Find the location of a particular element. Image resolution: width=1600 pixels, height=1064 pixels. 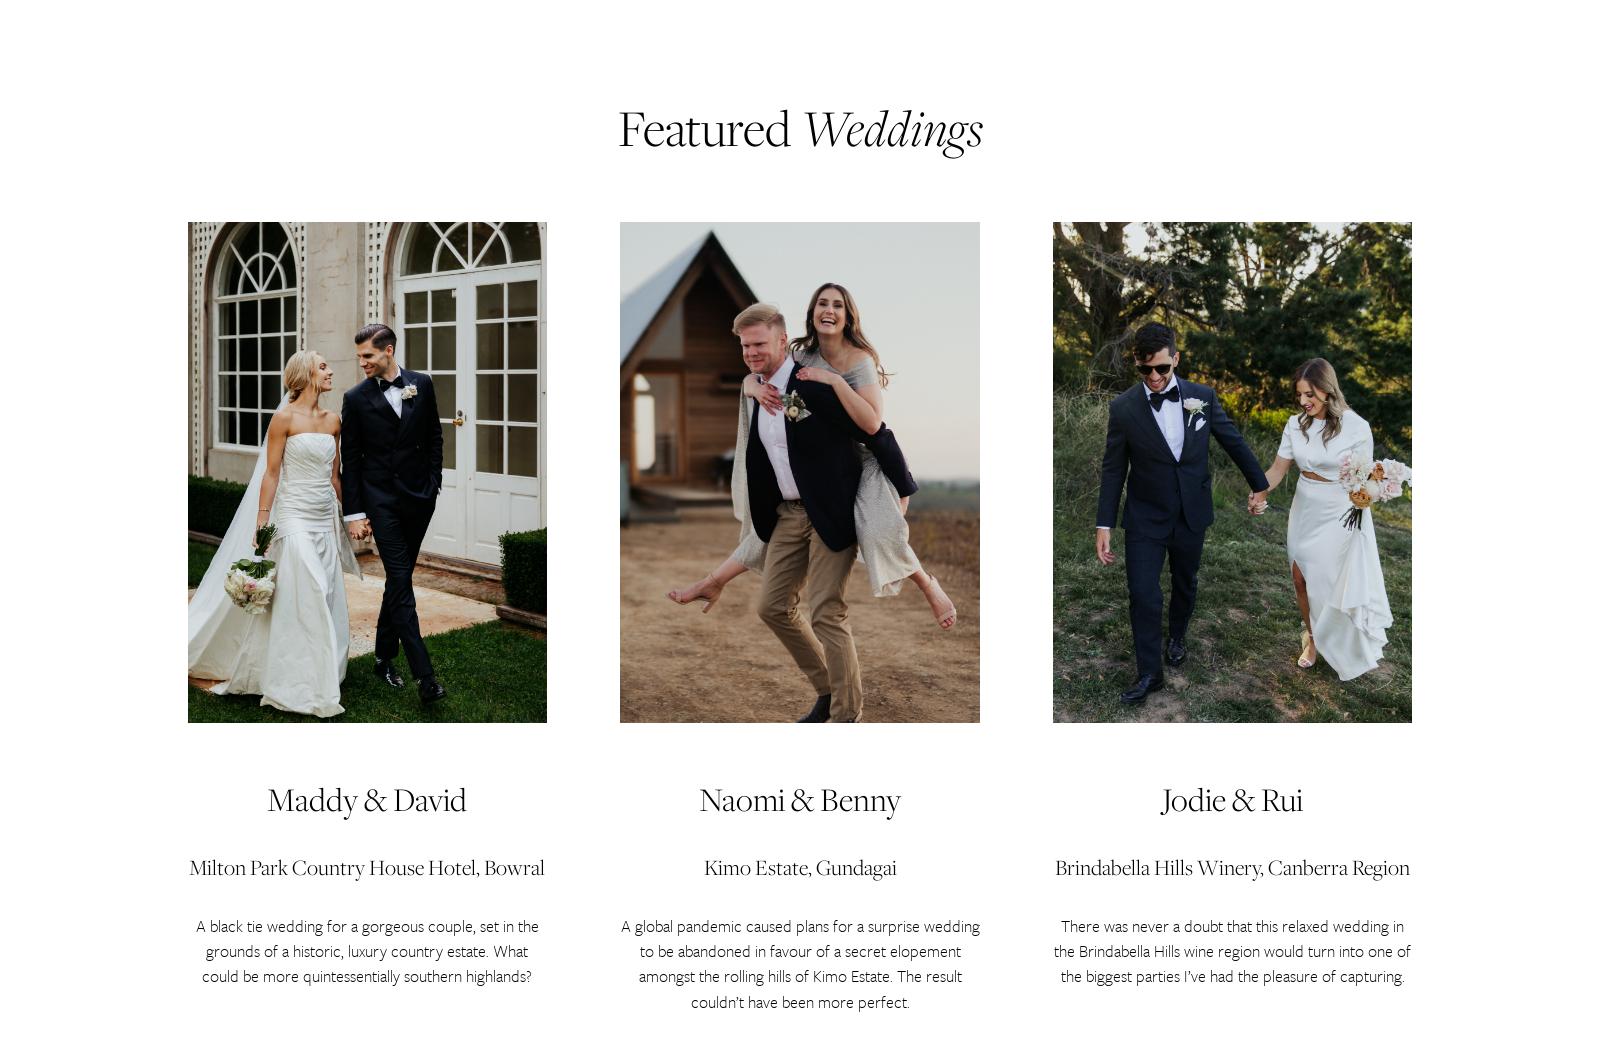

'Featured' is located at coordinates (703, 127).